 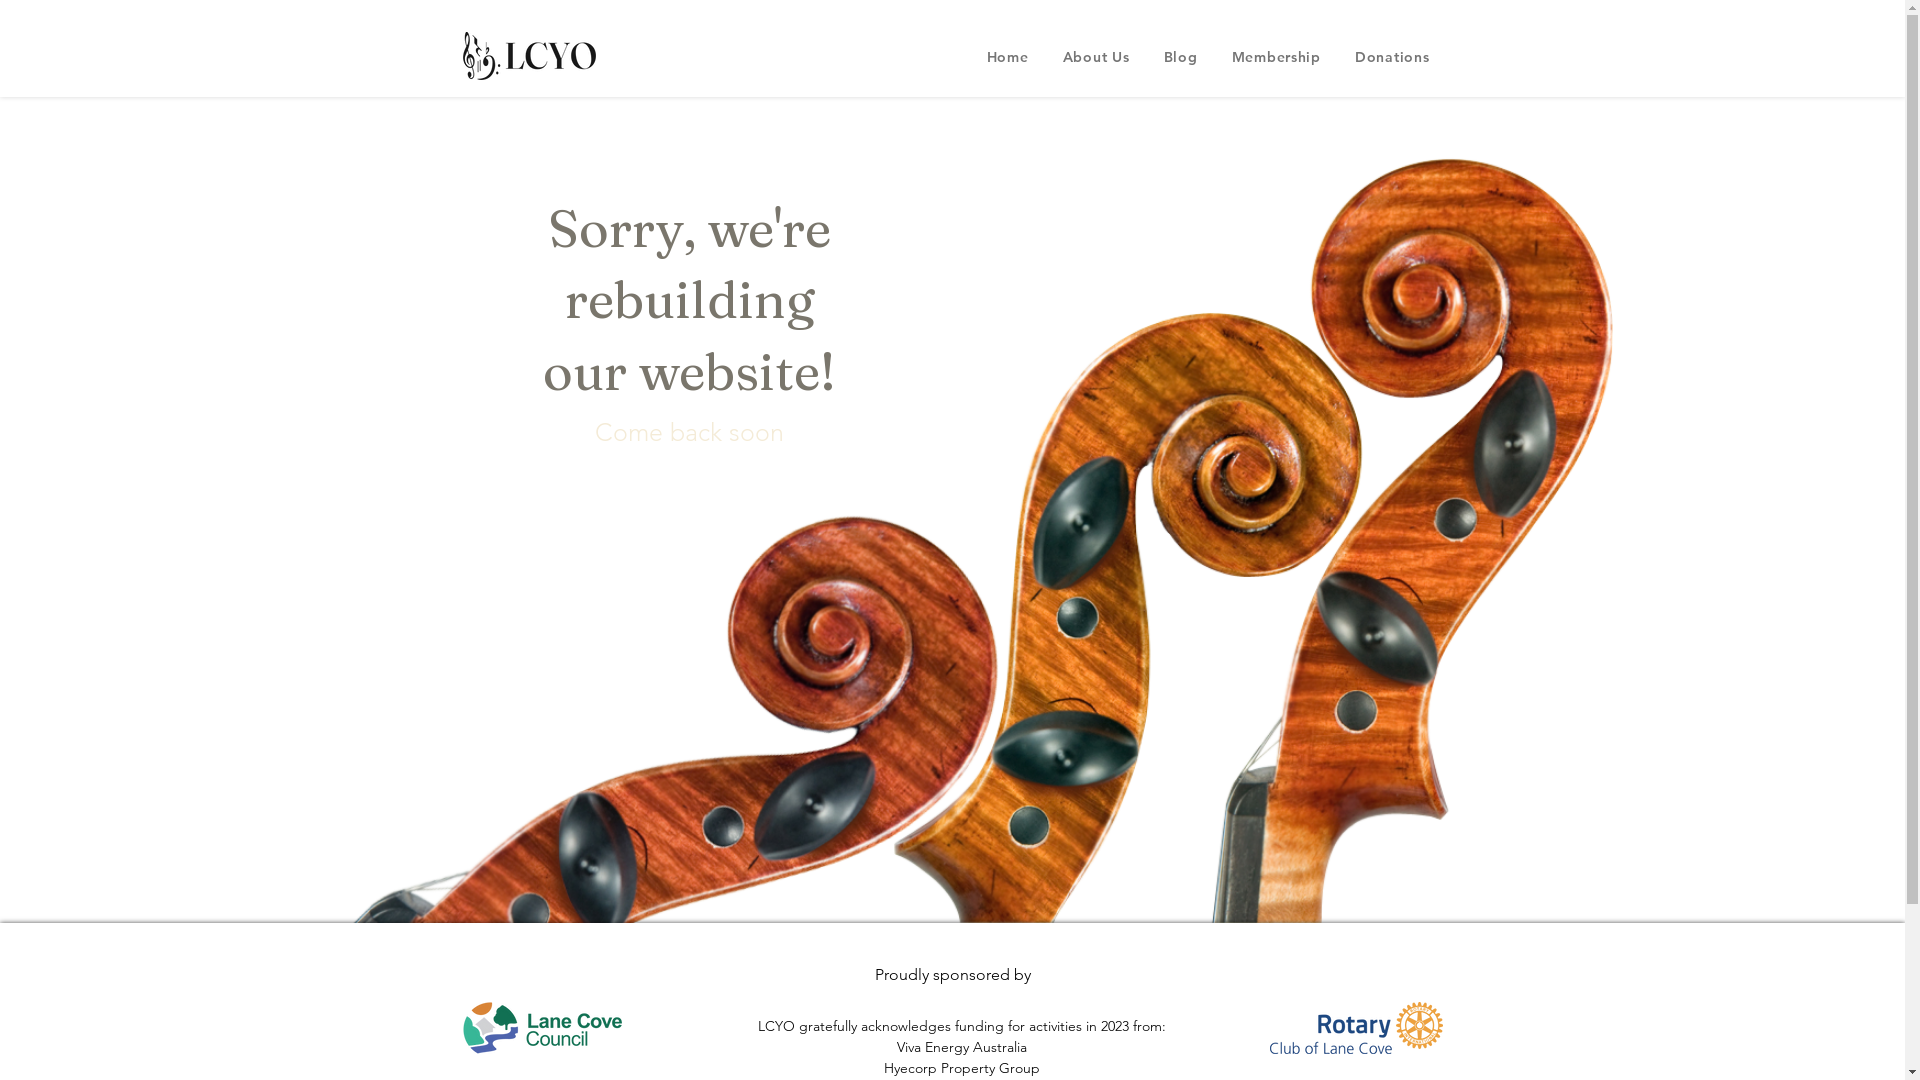 I want to click on 'Blog', so click(x=1180, y=56).